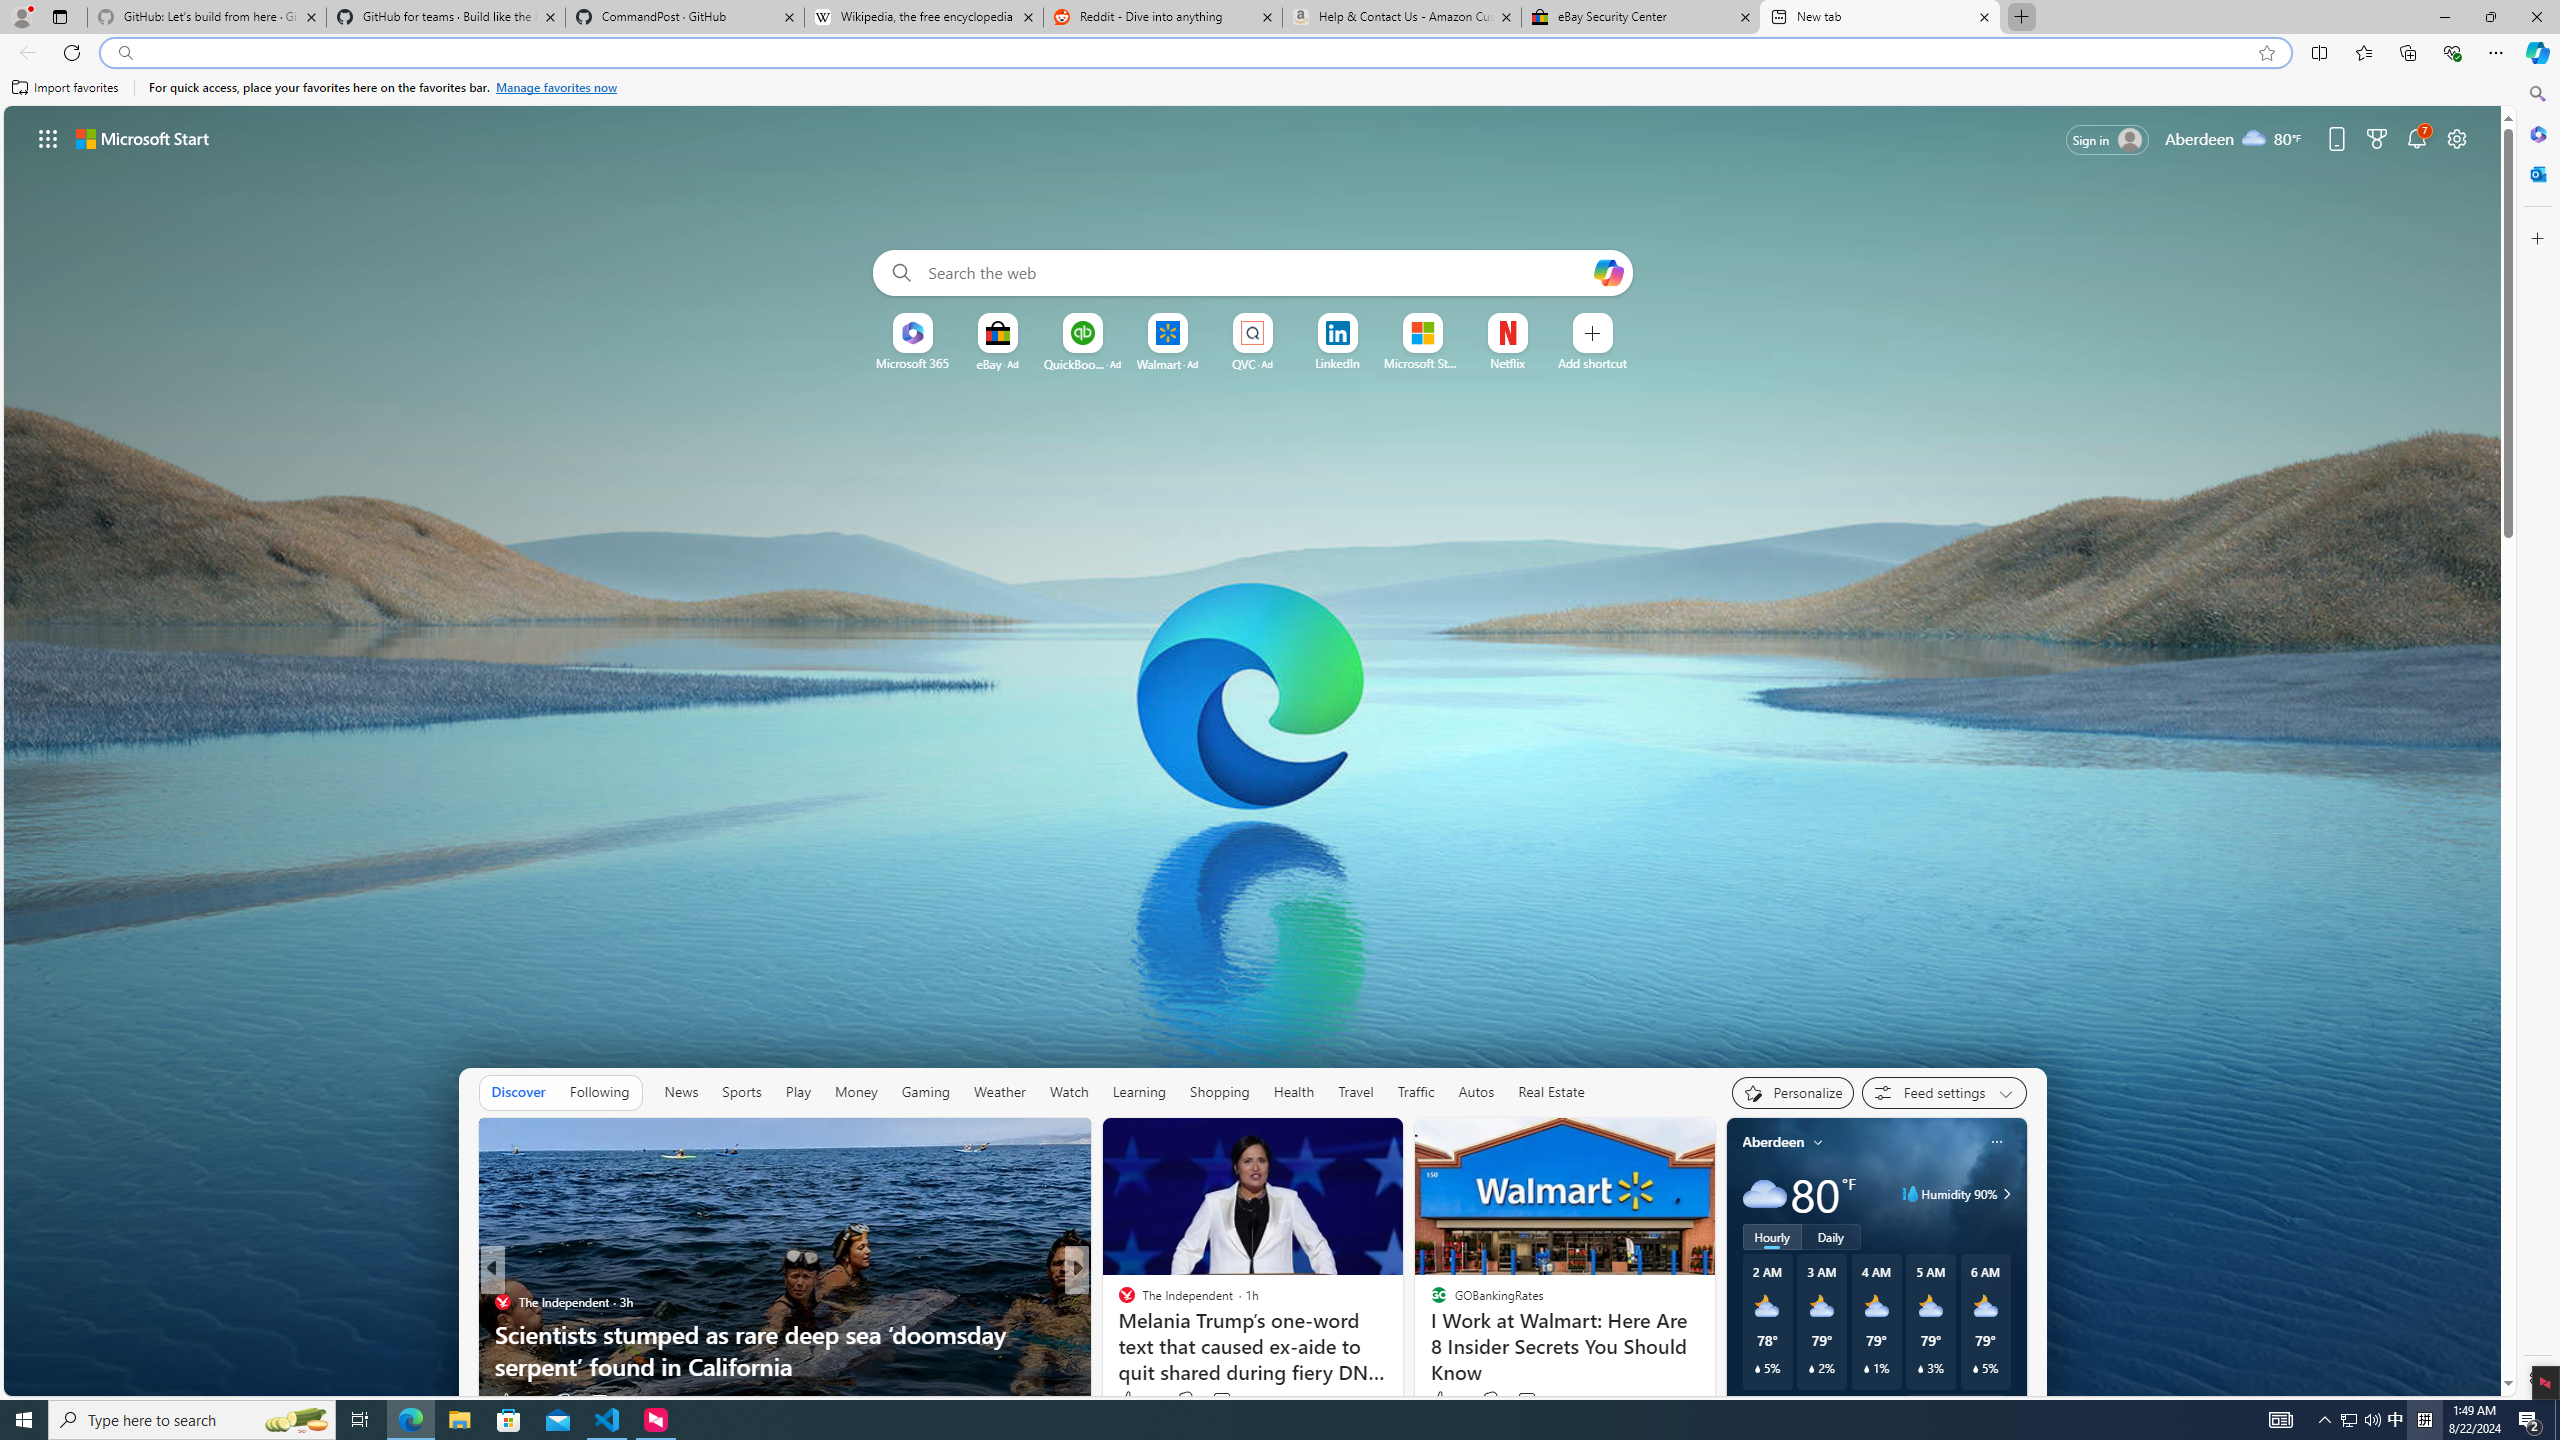  I want to click on 'Daily Meal', so click(1117, 1302).